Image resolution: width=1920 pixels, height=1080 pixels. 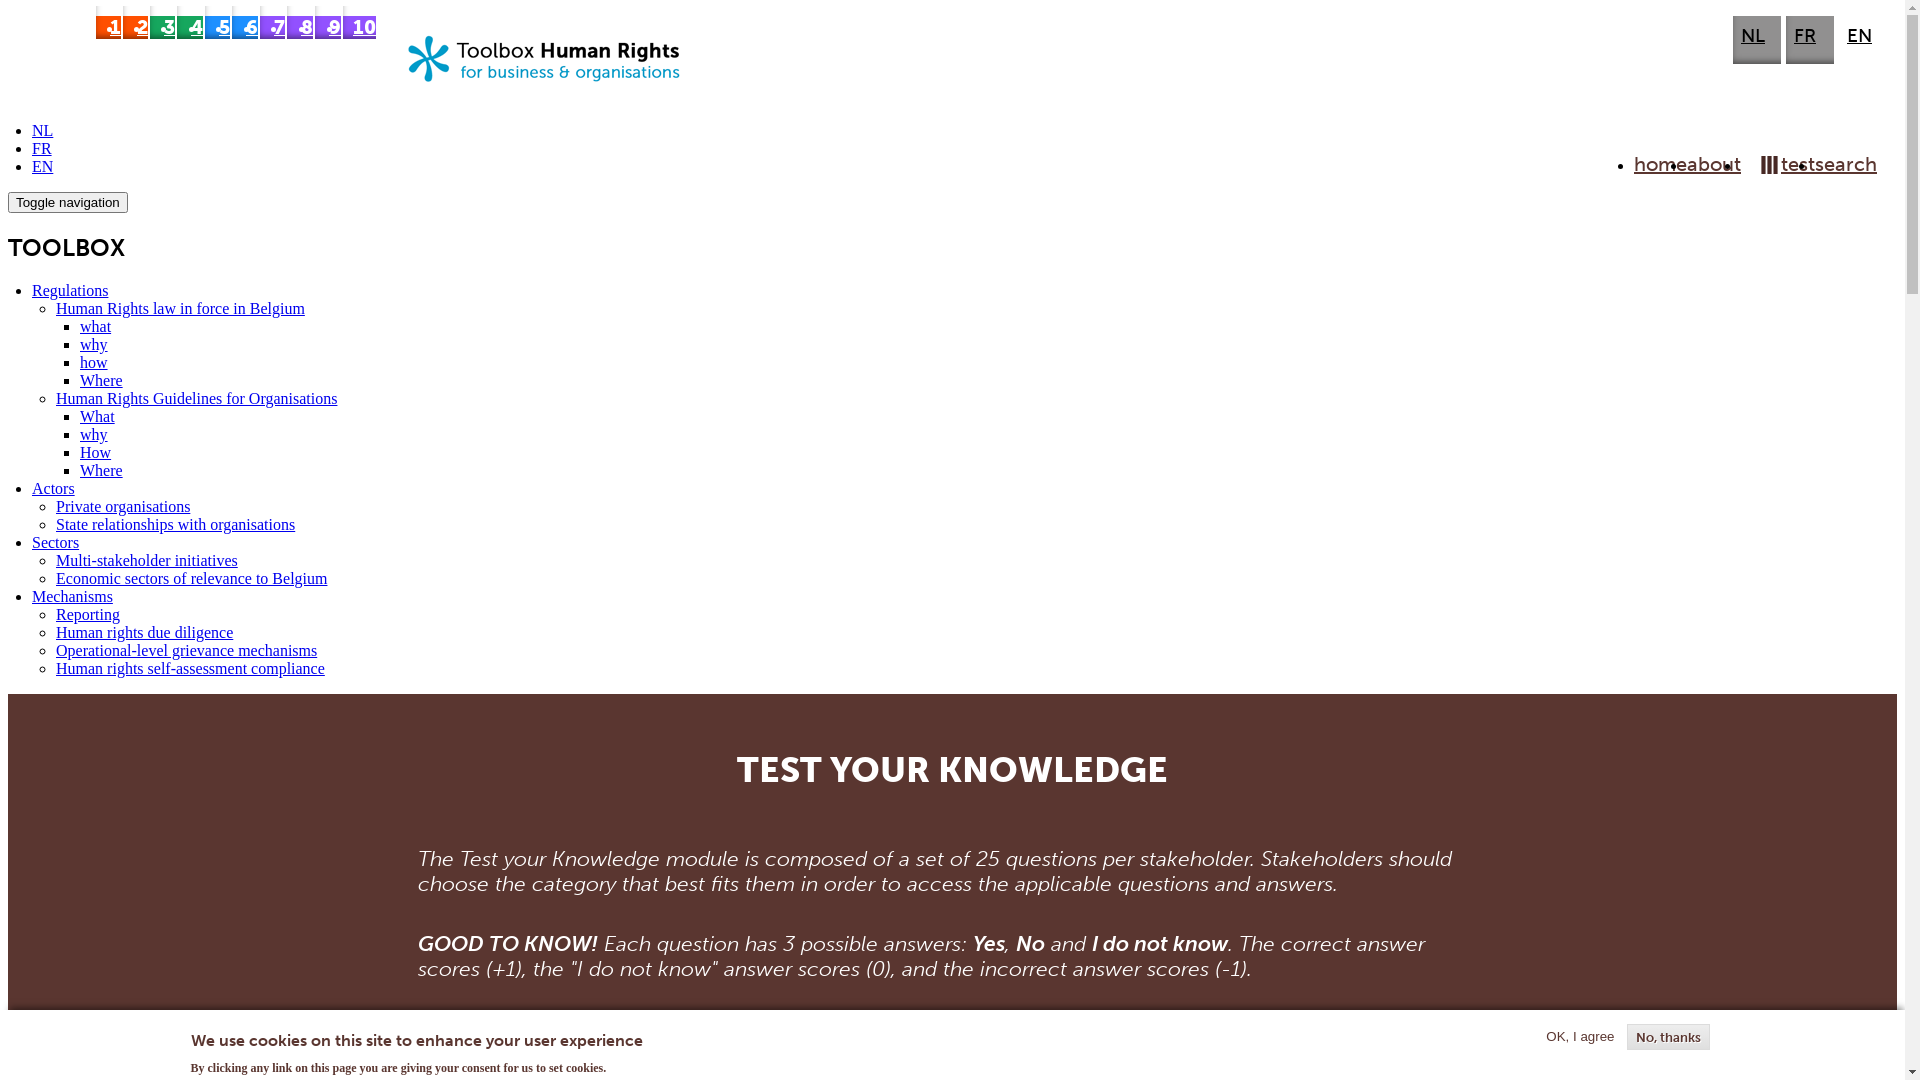 I want to click on 'OK, I agree', so click(x=1536, y=1035).